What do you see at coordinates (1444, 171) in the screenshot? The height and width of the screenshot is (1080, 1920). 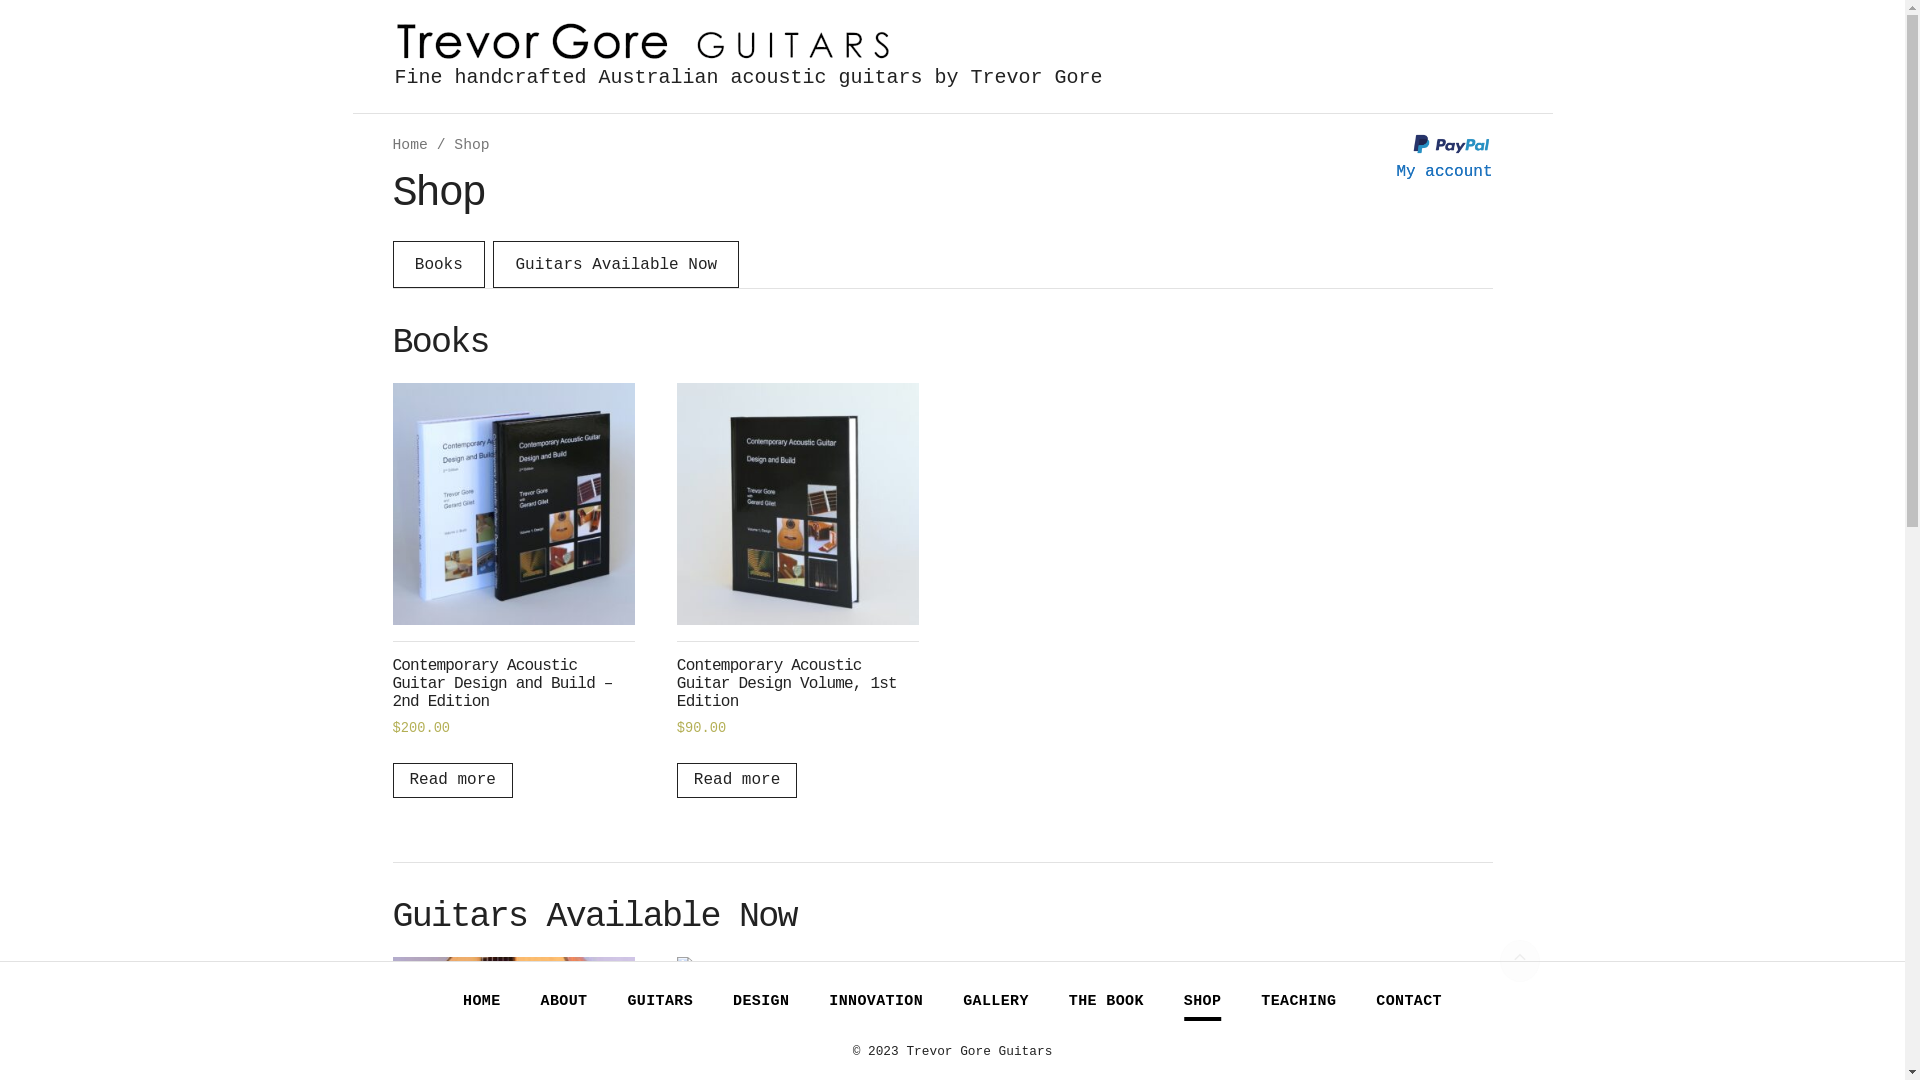 I see `'My account'` at bounding box center [1444, 171].